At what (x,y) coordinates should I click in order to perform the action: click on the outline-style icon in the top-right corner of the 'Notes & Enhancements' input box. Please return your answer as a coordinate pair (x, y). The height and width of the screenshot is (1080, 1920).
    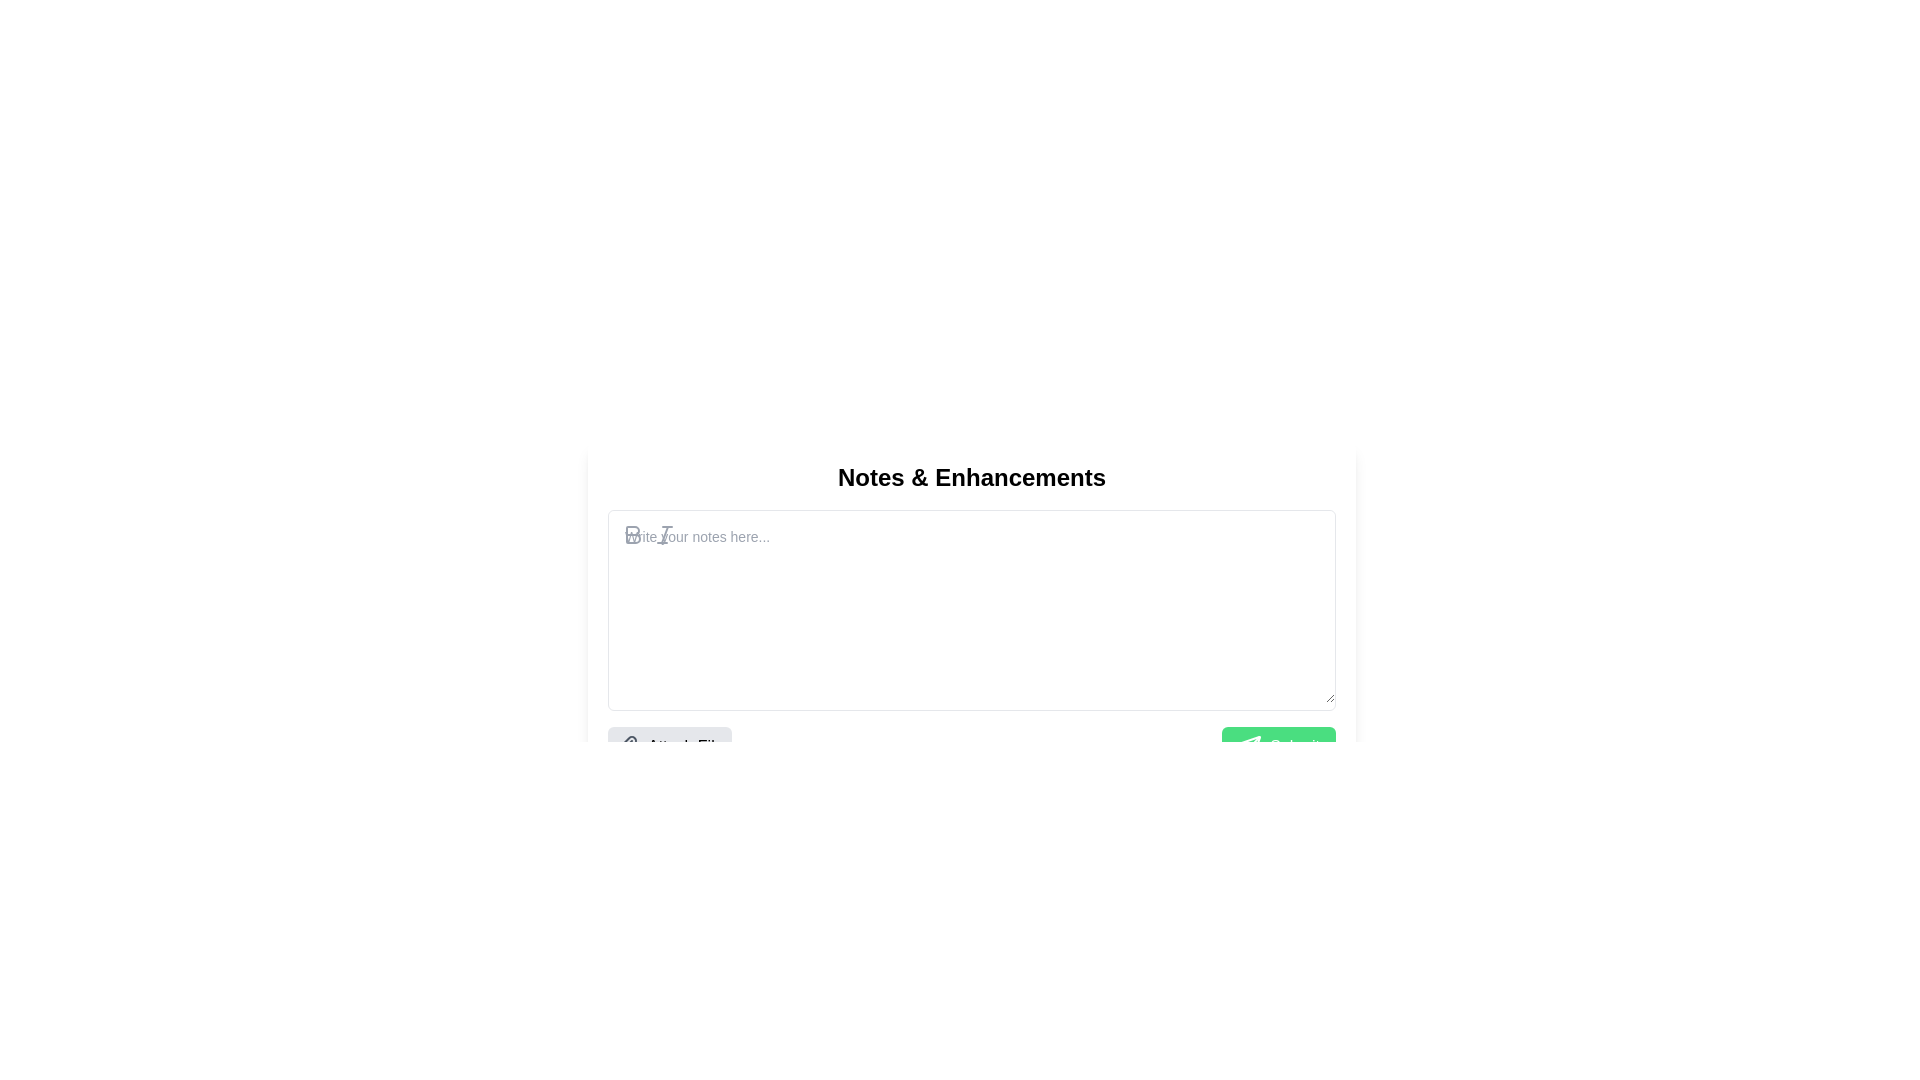
    Looking at the image, I should click on (632, 534).